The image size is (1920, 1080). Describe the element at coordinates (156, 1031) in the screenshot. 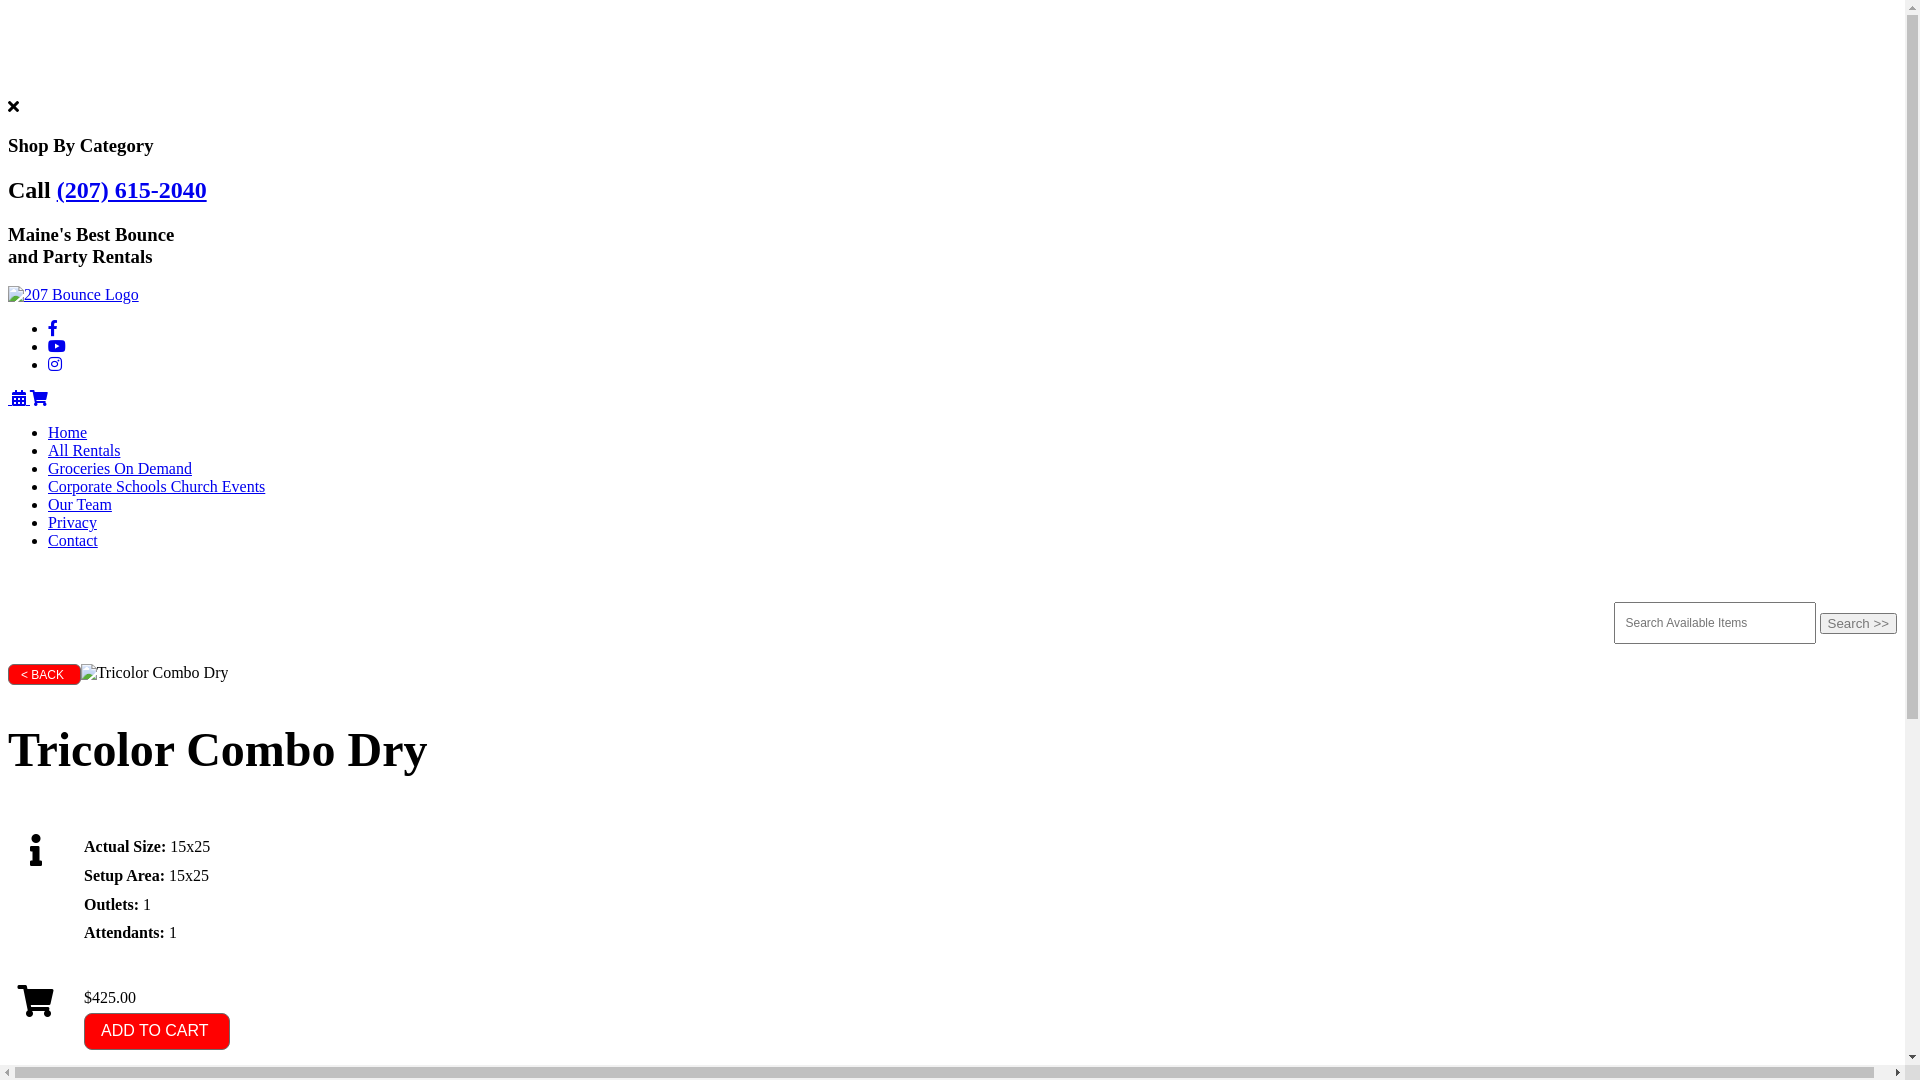

I see `'ADD TO CART'` at that location.